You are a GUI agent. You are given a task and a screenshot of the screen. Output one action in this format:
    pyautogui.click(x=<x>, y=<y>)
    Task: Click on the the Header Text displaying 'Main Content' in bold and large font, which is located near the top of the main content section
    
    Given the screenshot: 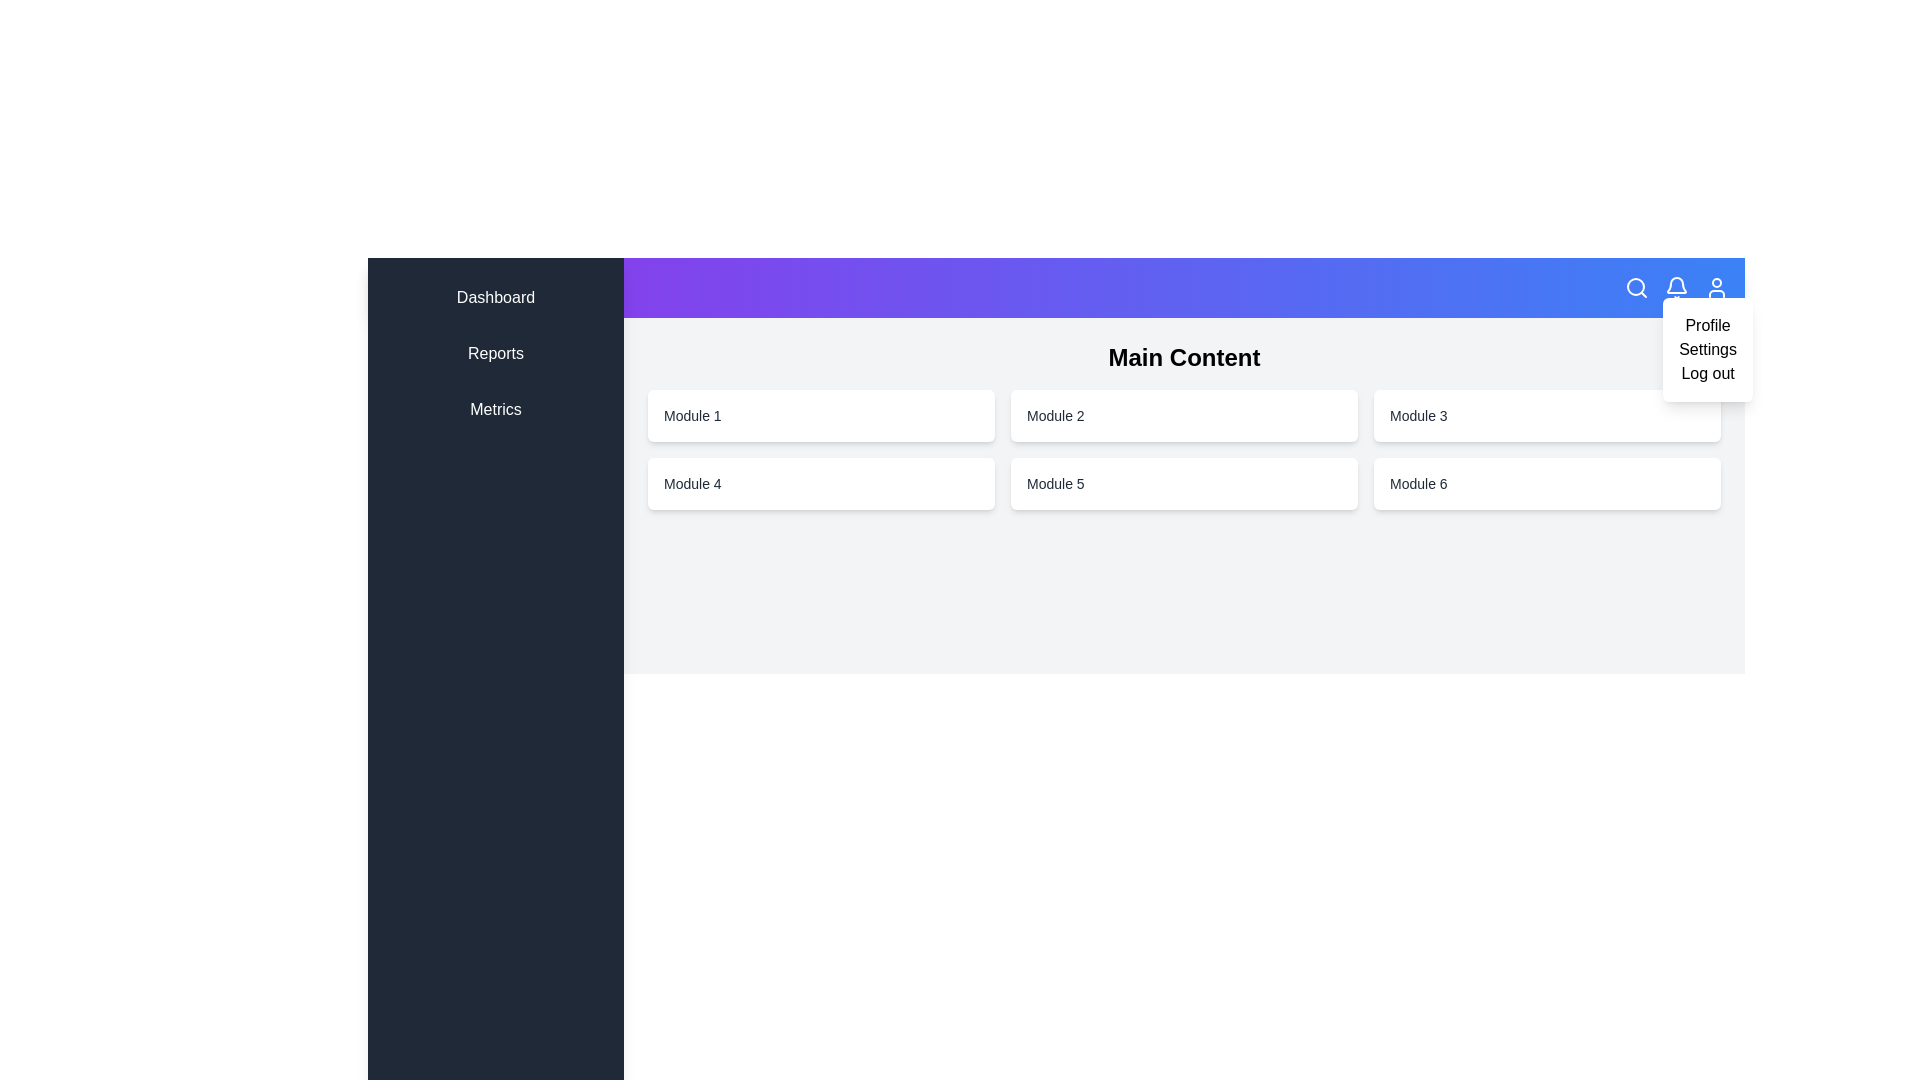 What is the action you would take?
    pyautogui.click(x=1184, y=357)
    